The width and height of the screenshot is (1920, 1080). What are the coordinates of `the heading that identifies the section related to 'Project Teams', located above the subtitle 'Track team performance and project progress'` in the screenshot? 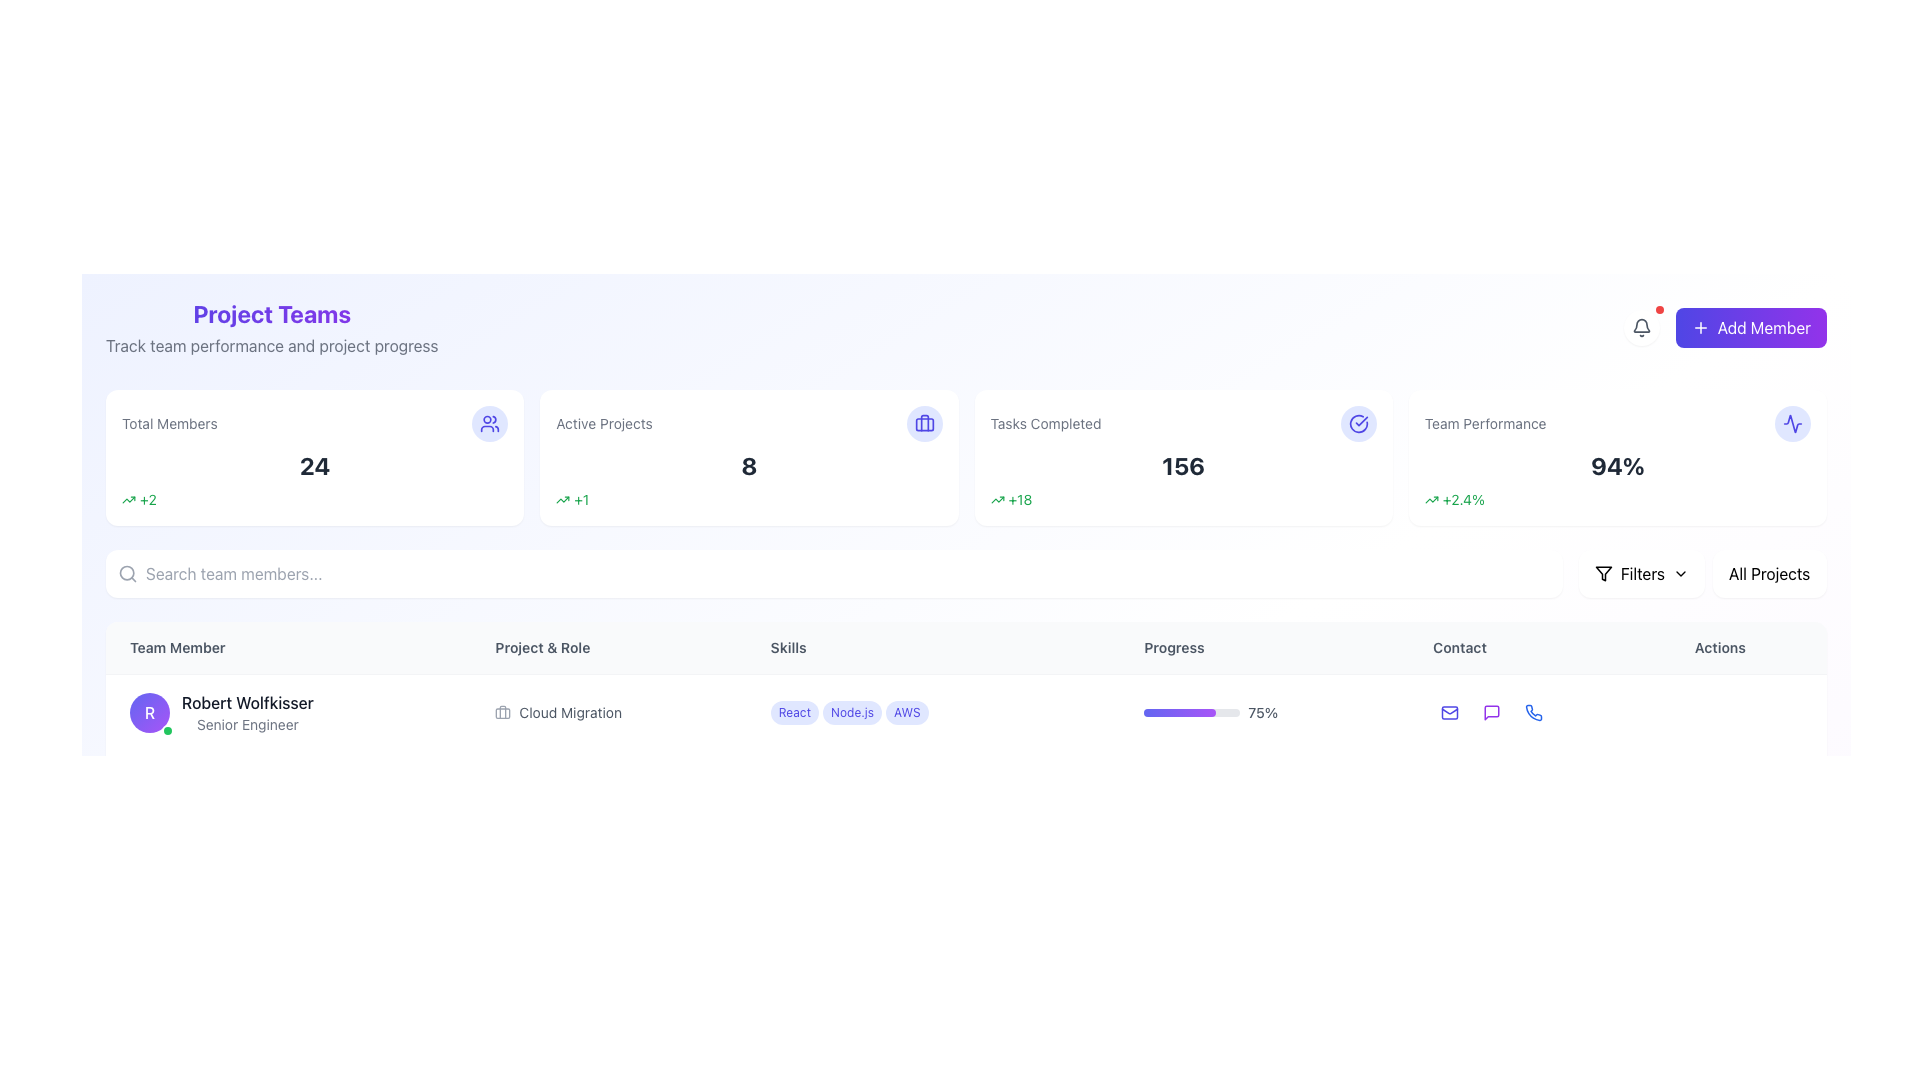 It's located at (271, 313).